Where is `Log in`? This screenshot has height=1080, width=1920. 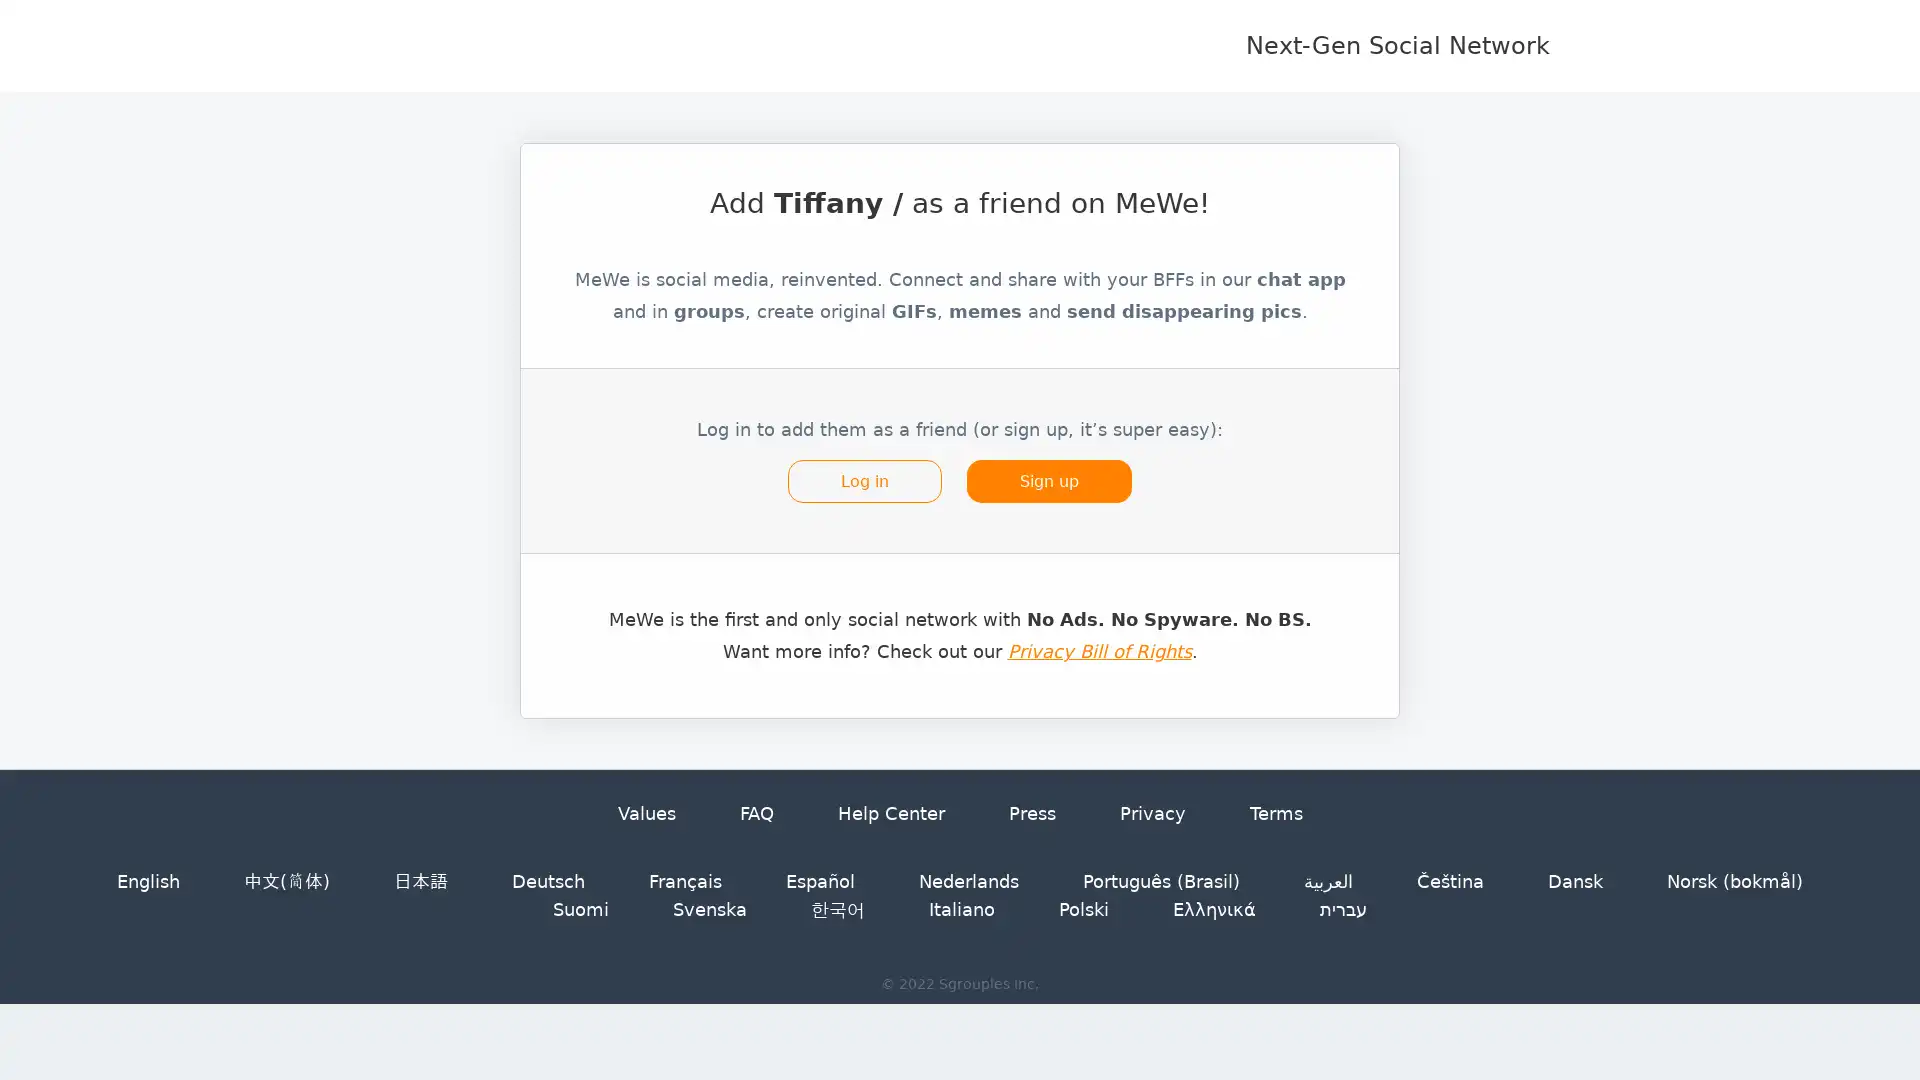 Log in is located at coordinates (866, 494).